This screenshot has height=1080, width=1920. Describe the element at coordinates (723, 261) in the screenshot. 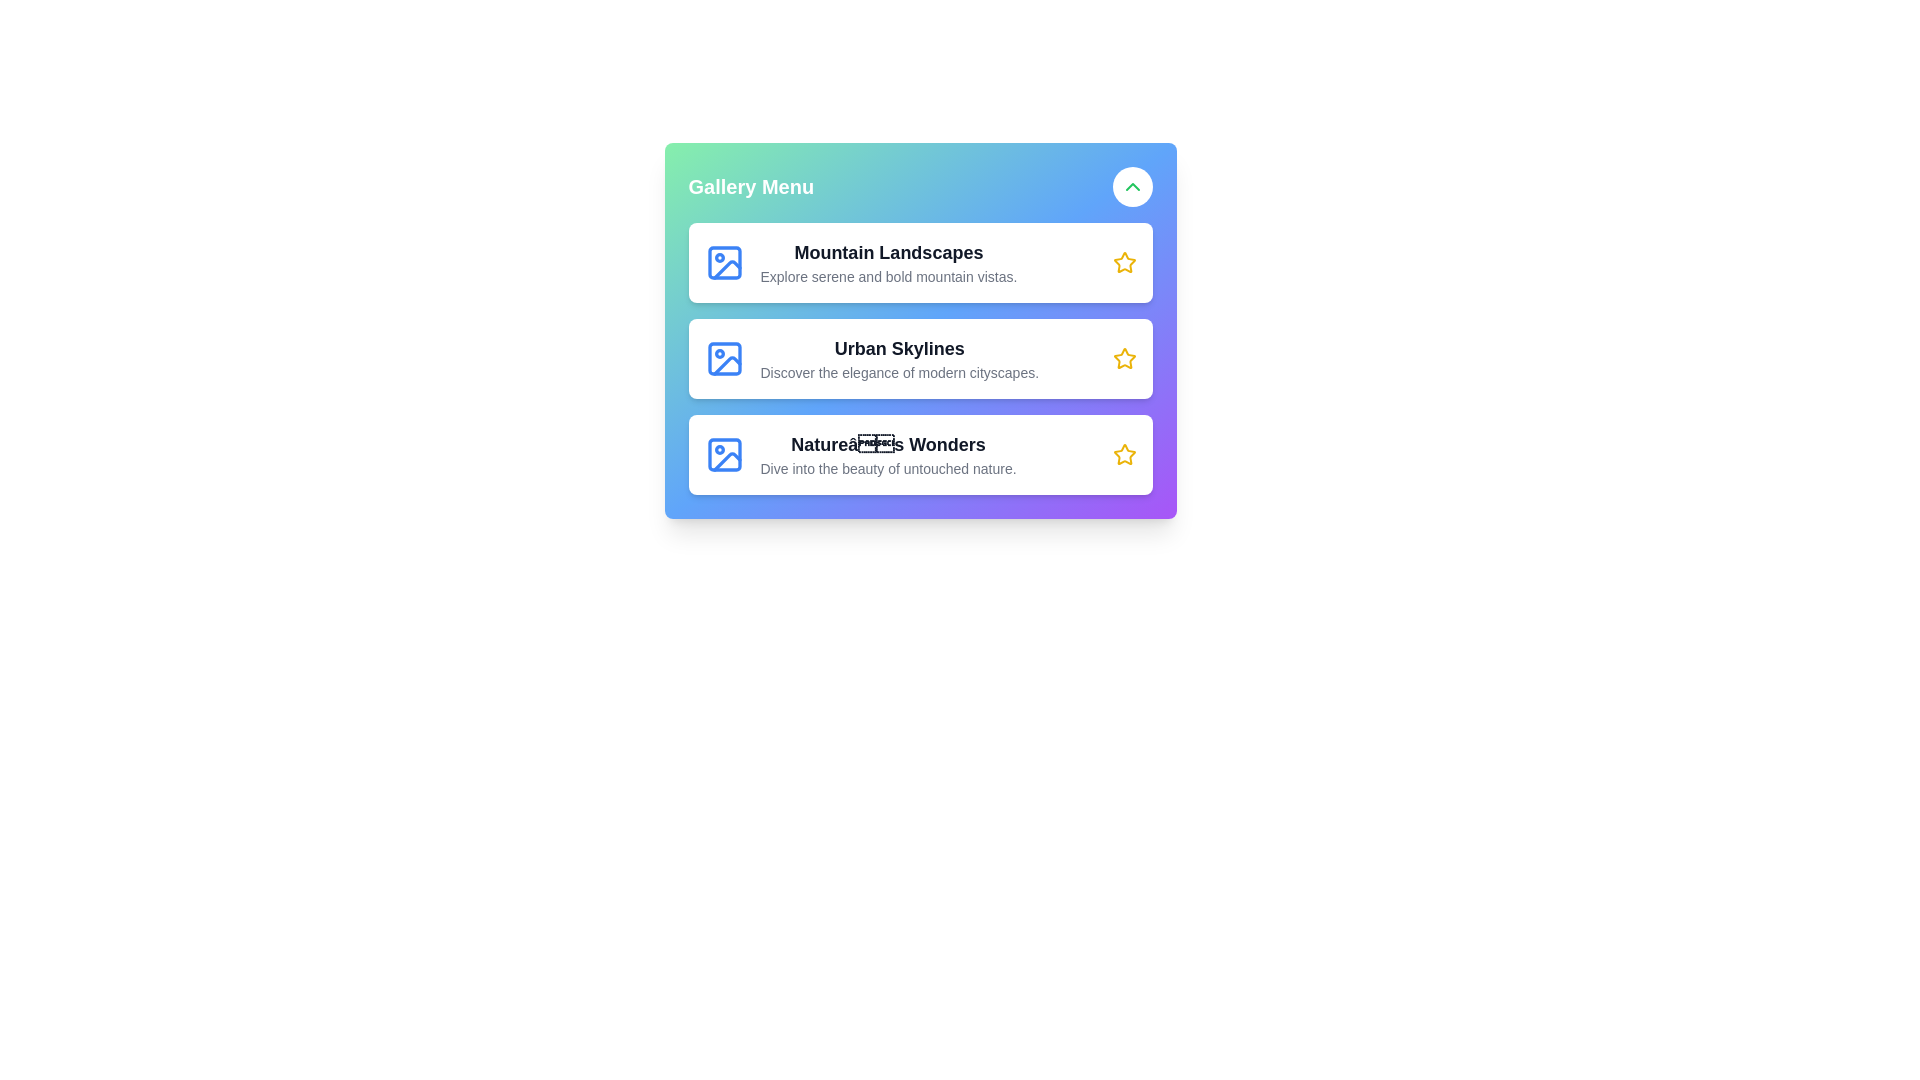

I see `the gallery icon for Mountain Landscapes` at that location.